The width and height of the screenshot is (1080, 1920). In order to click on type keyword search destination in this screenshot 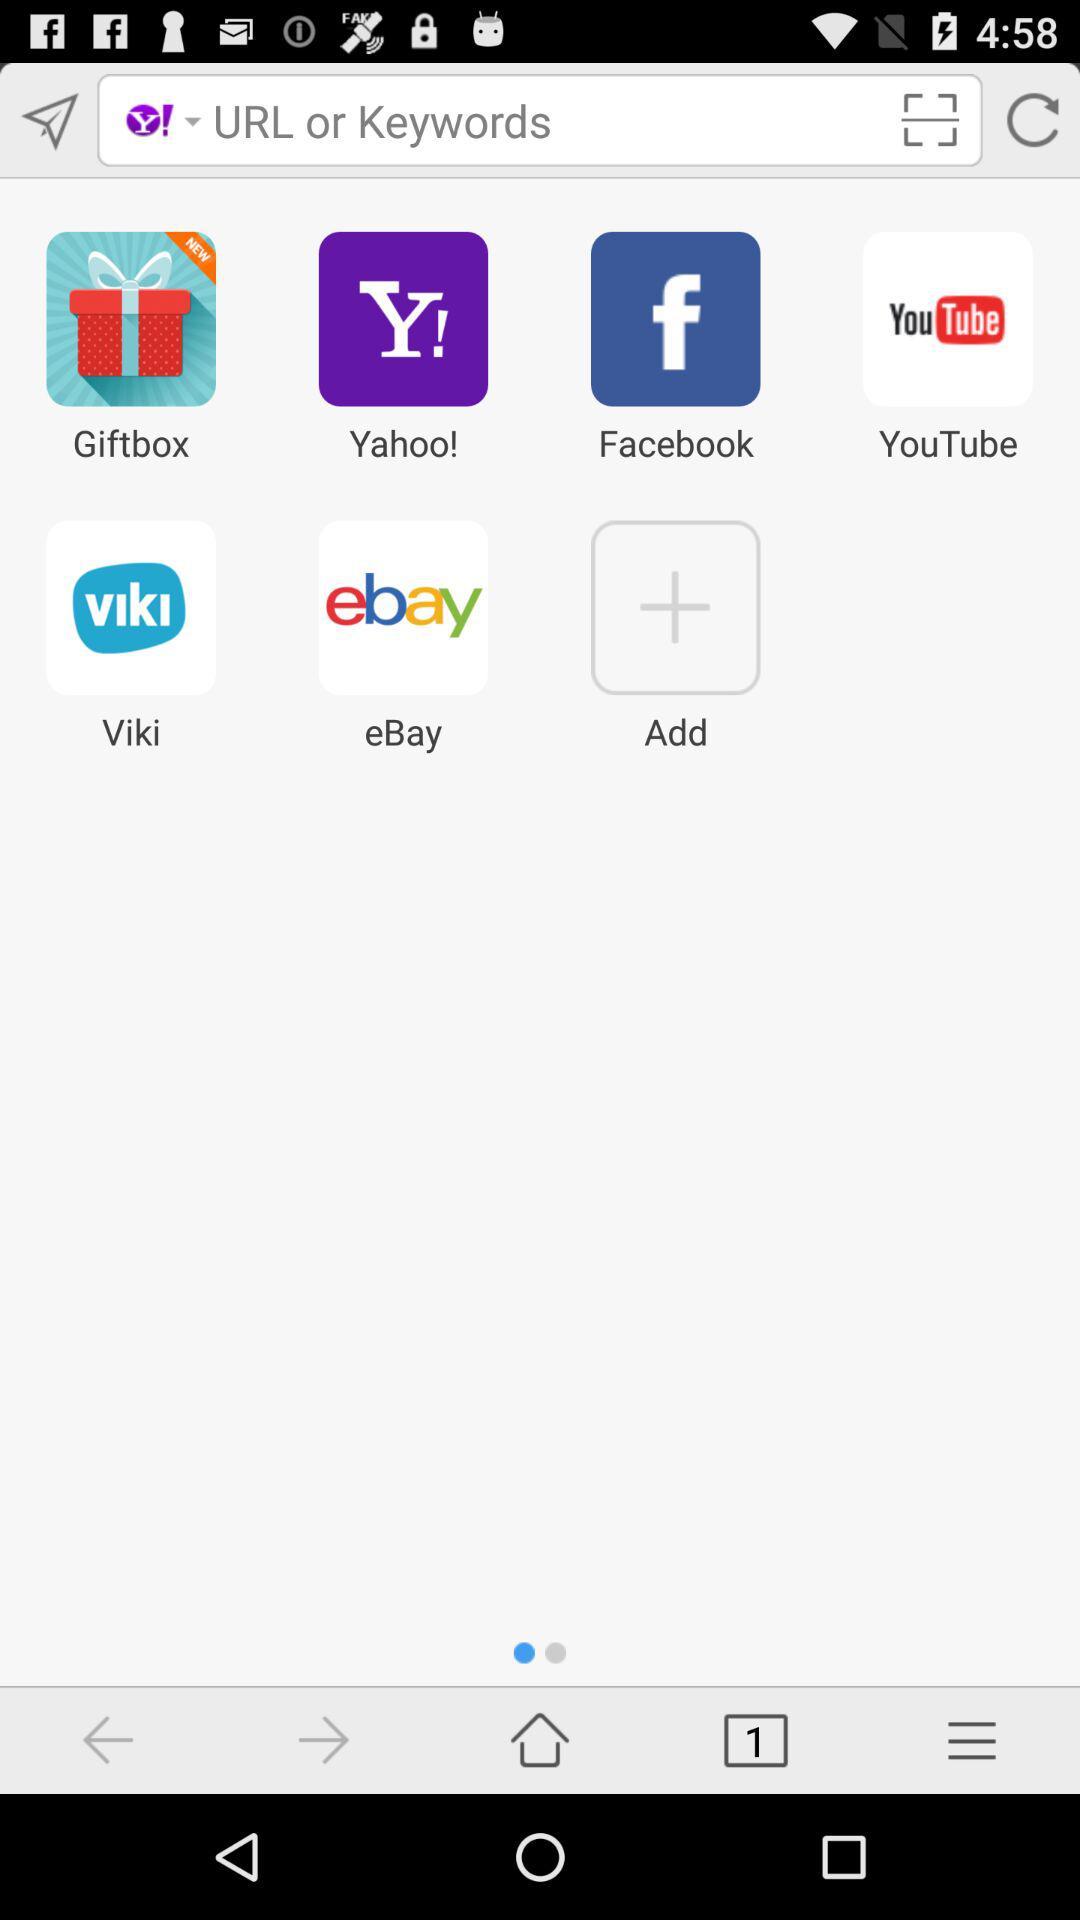, I will do `click(547, 119)`.